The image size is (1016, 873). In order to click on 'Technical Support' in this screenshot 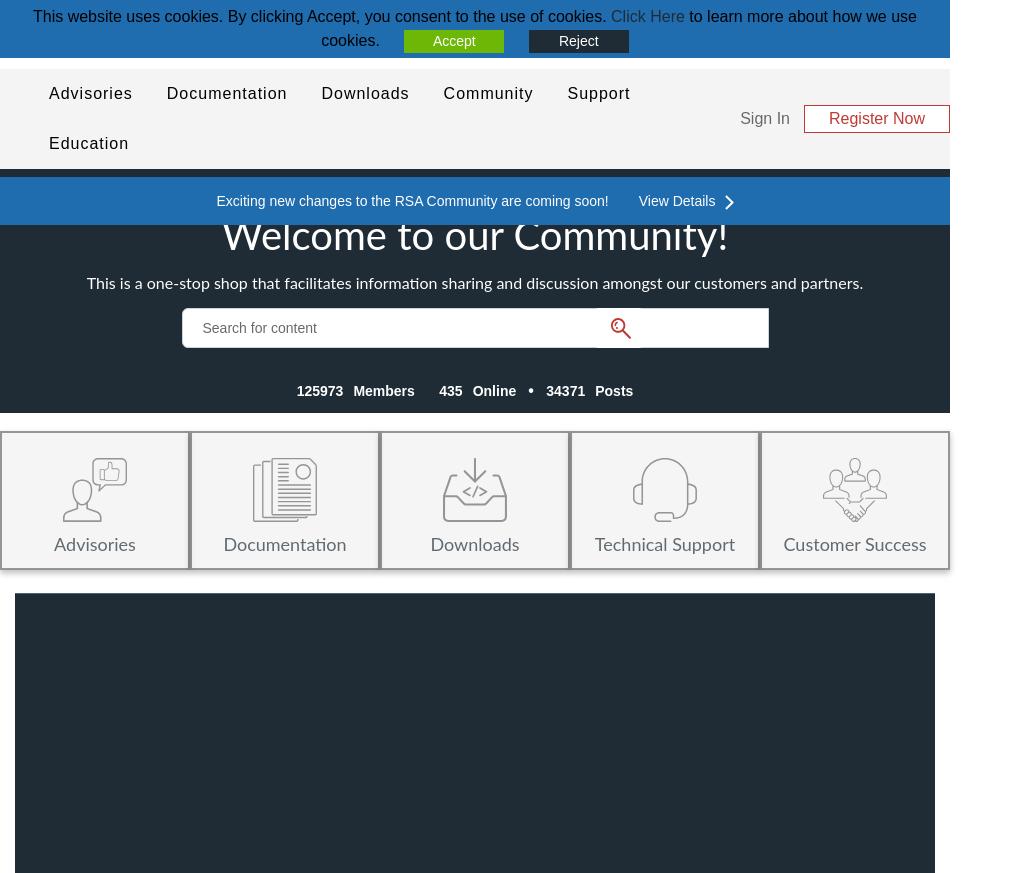, I will do `click(663, 544)`.